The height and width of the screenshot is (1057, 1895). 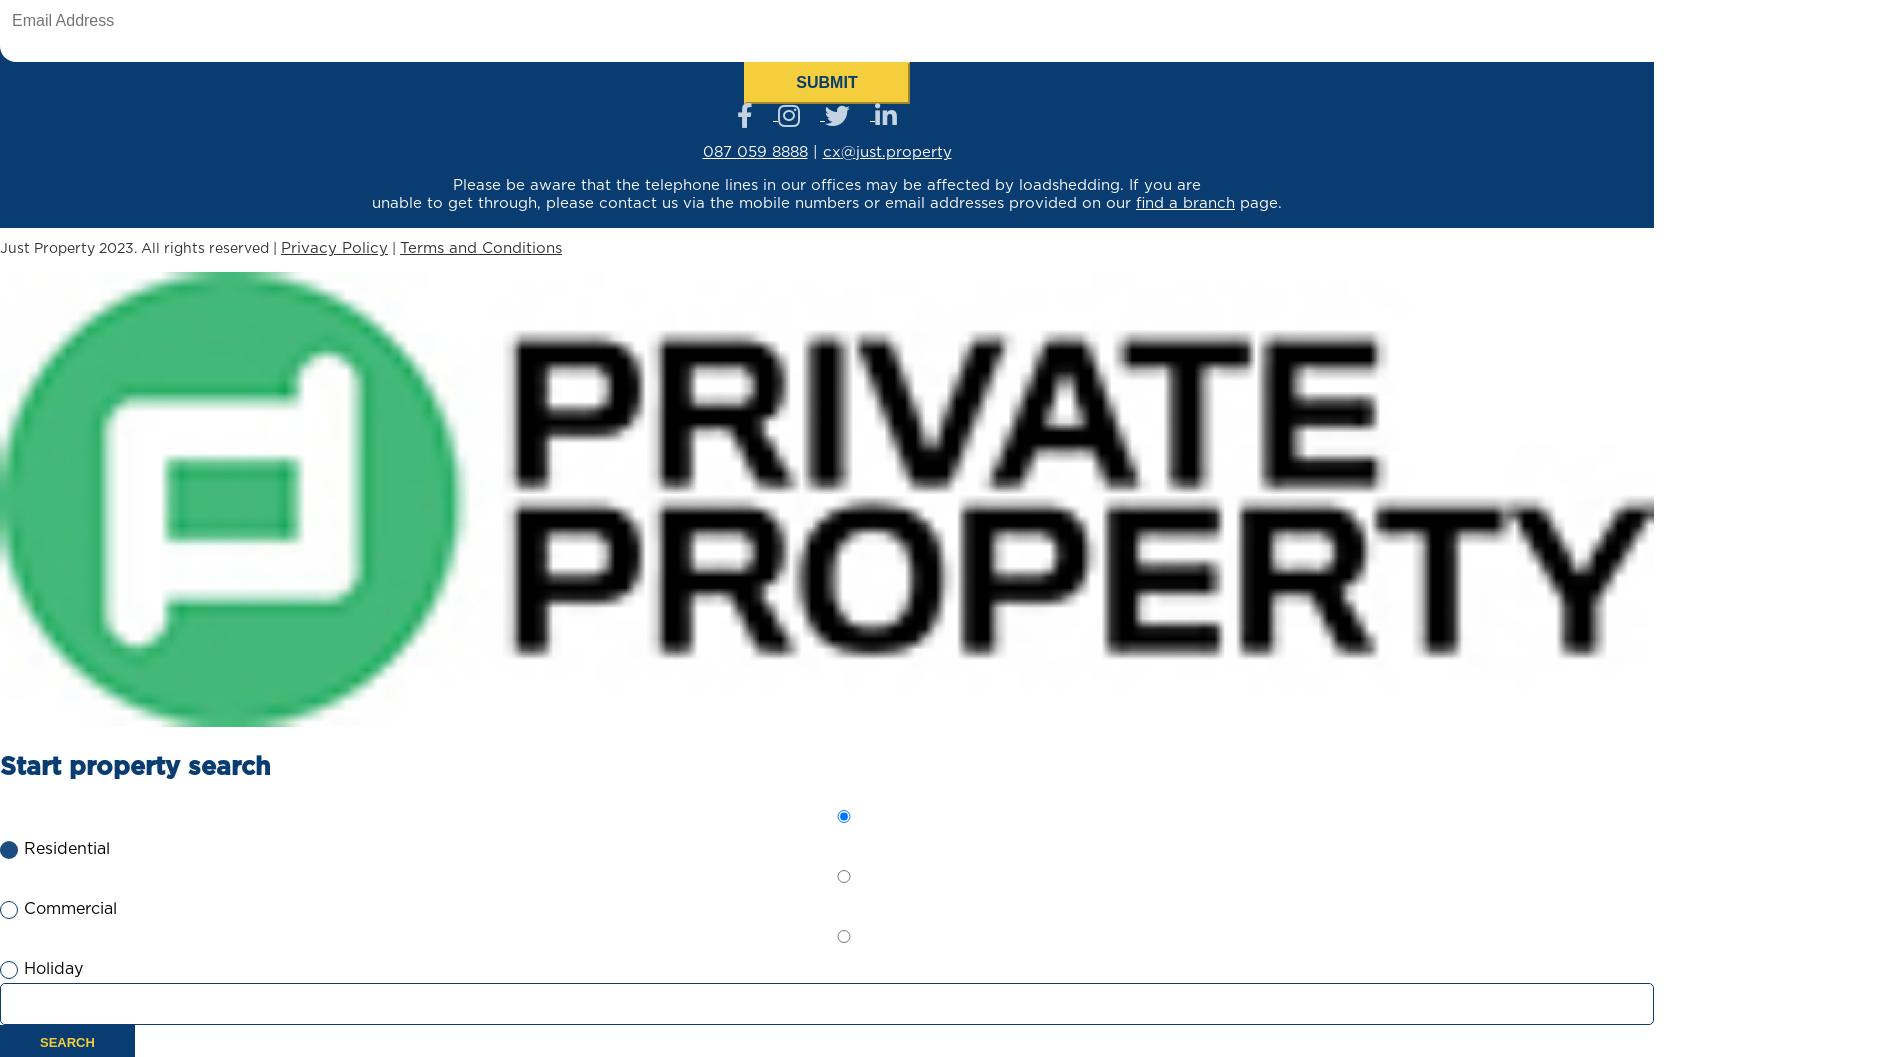 I want to click on 'Please be aware that the telephone lines in our offices may be affected by loadshedding. If you are', so click(x=825, y=185).